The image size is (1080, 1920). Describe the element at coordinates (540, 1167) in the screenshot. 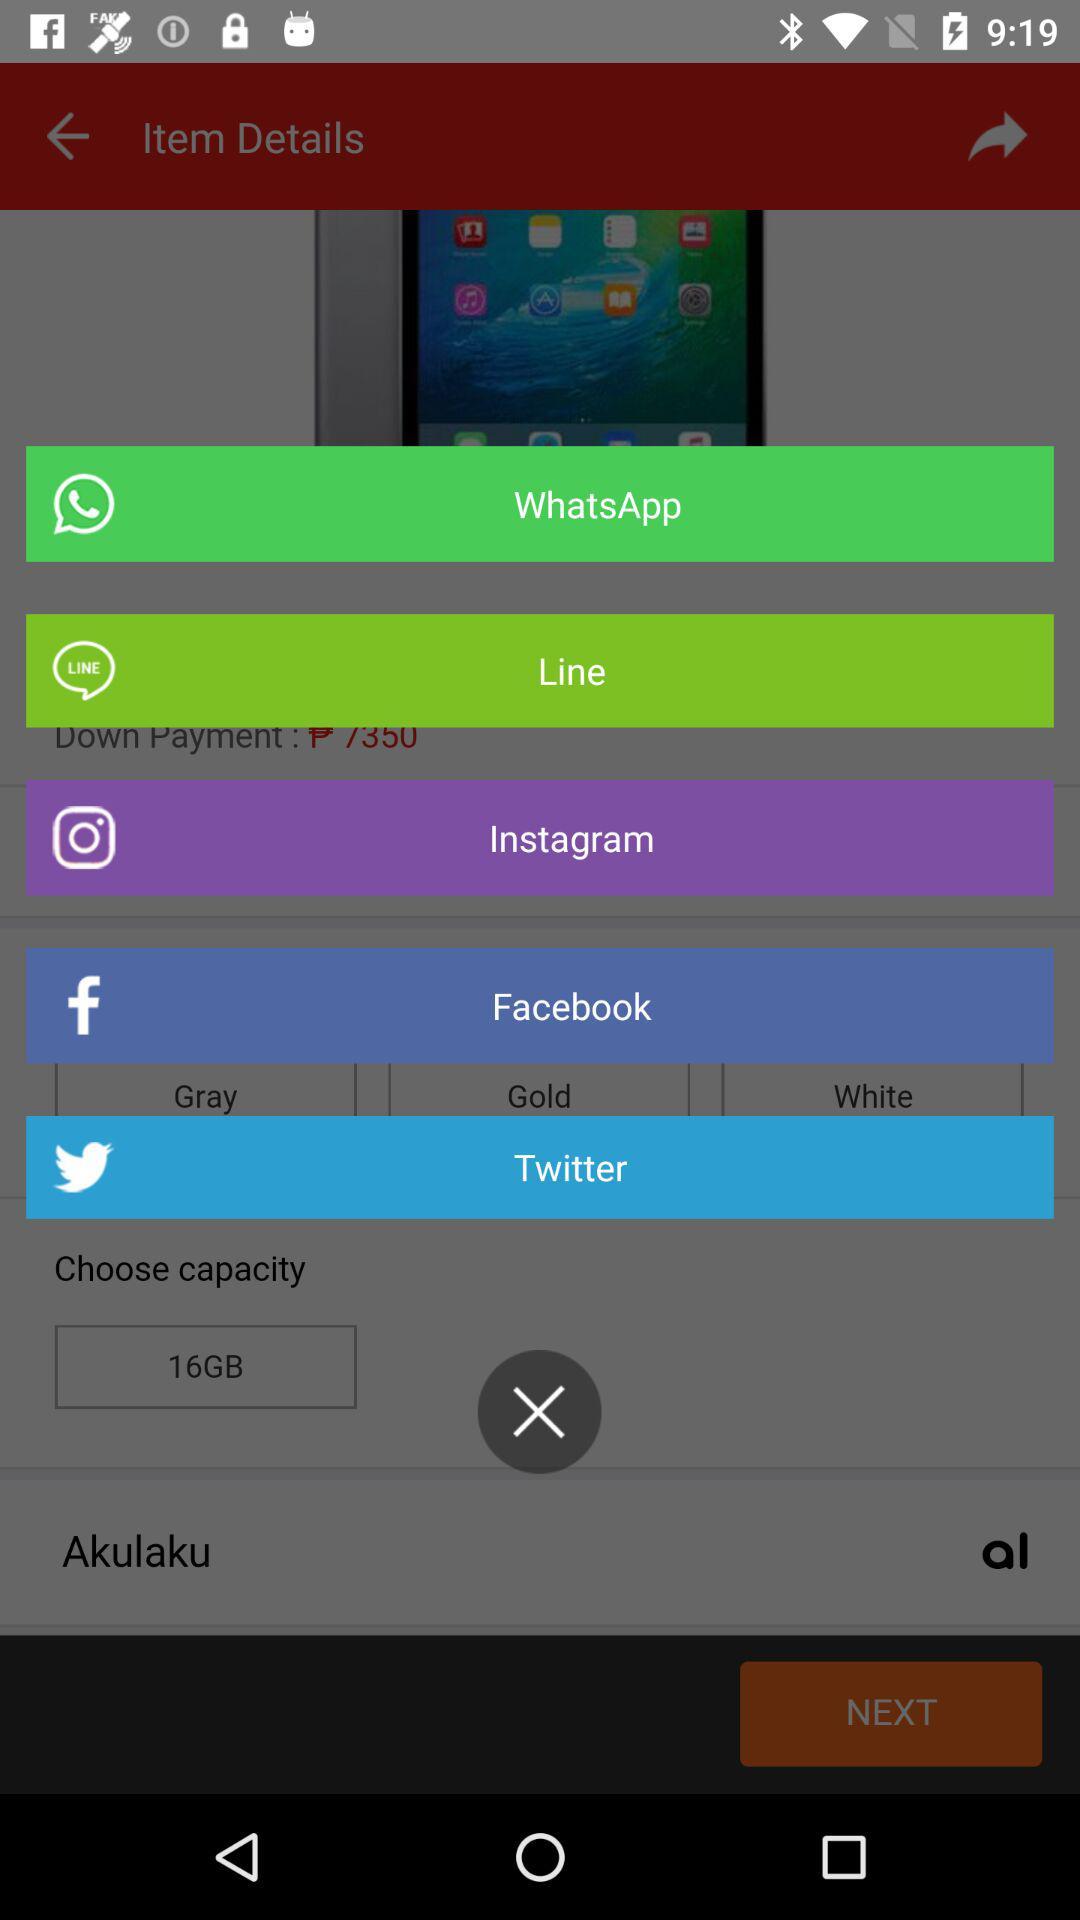

I see `the twitter item` at that location.